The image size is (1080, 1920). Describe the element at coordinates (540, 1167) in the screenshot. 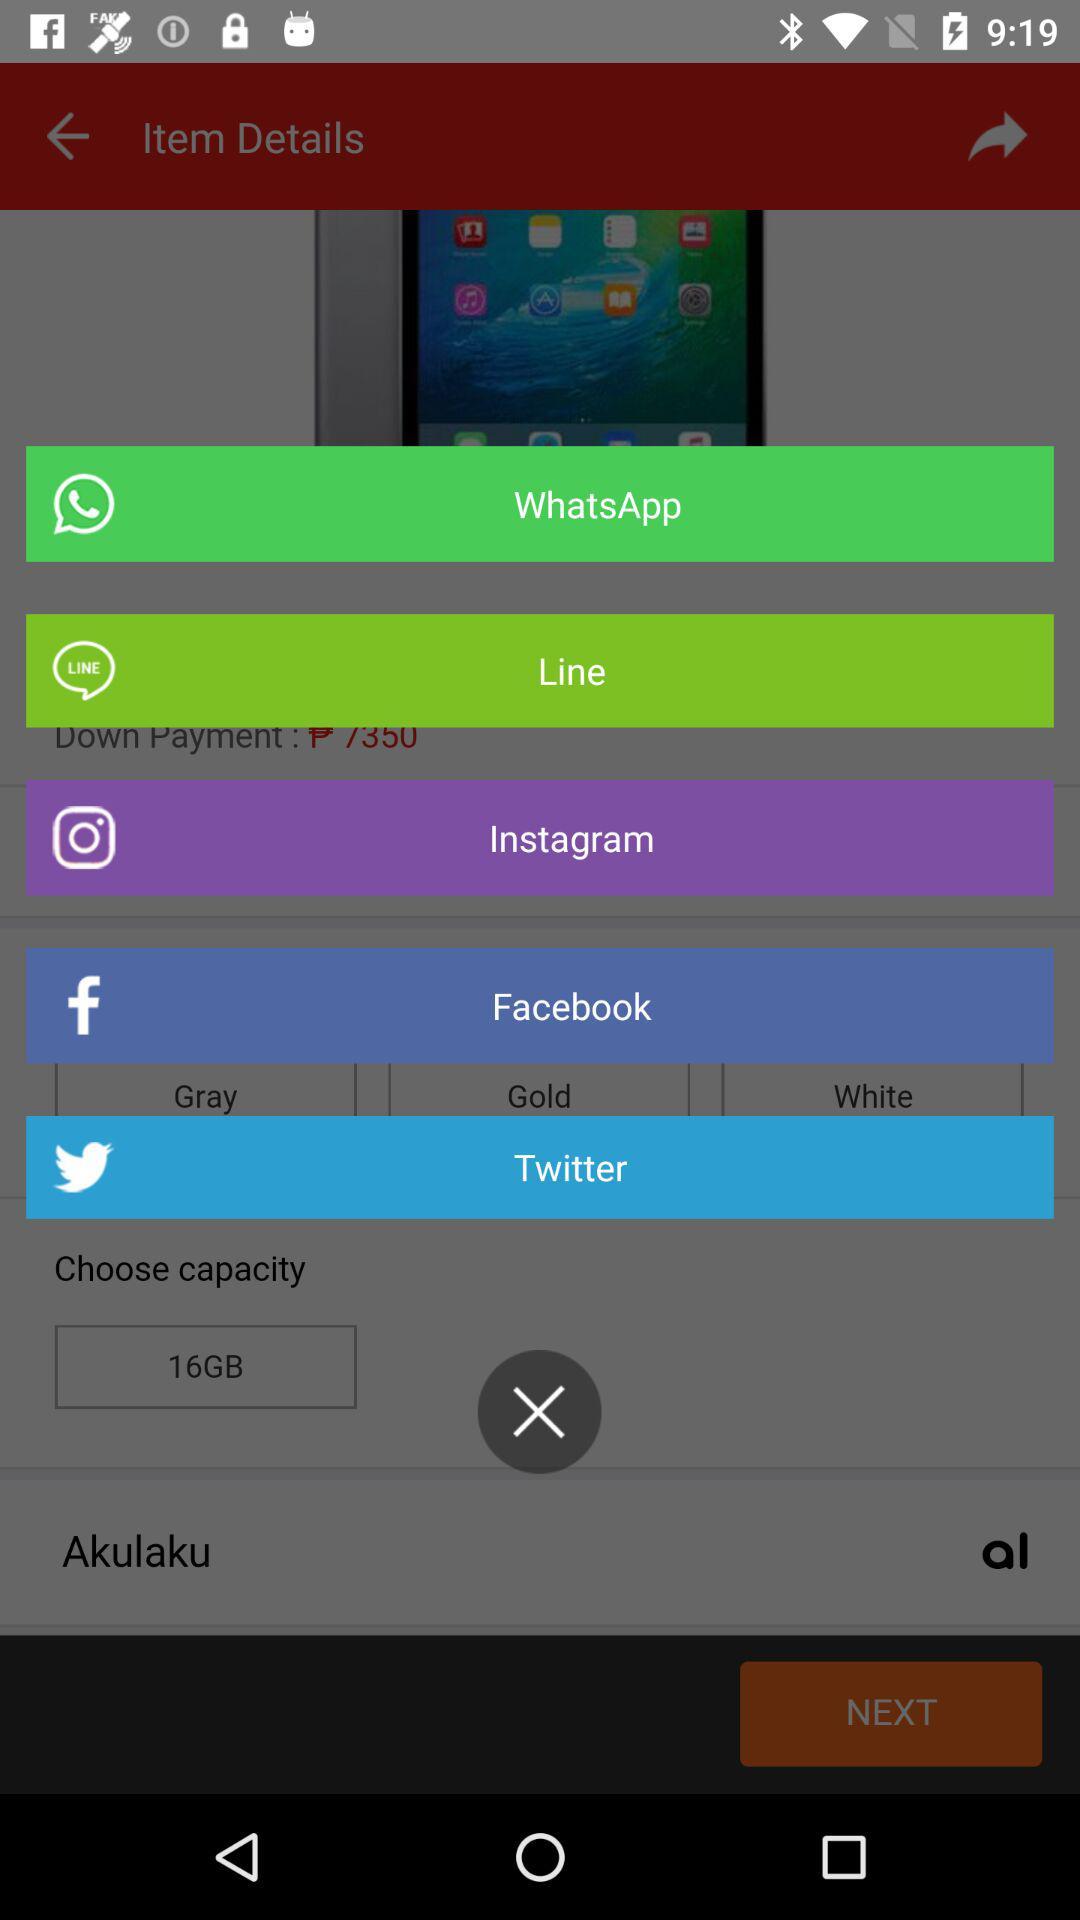

I see `the twitter item` at that location.